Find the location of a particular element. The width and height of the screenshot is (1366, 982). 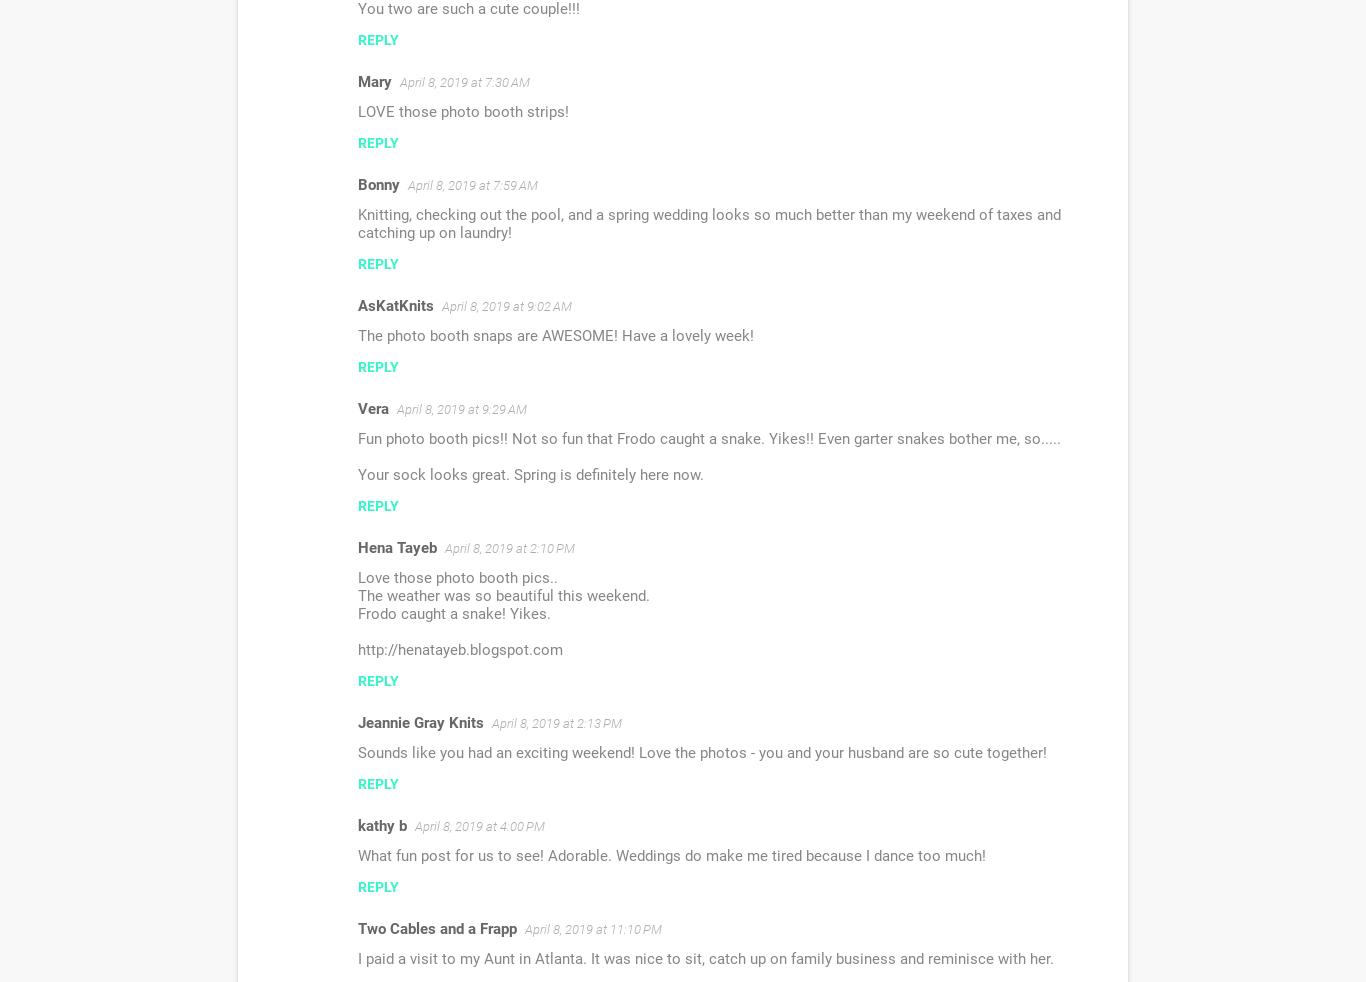

'What fun post for us to see! Adorable. Weddings do make me tired because I dance too much!' is located at coordinates (357, 856).